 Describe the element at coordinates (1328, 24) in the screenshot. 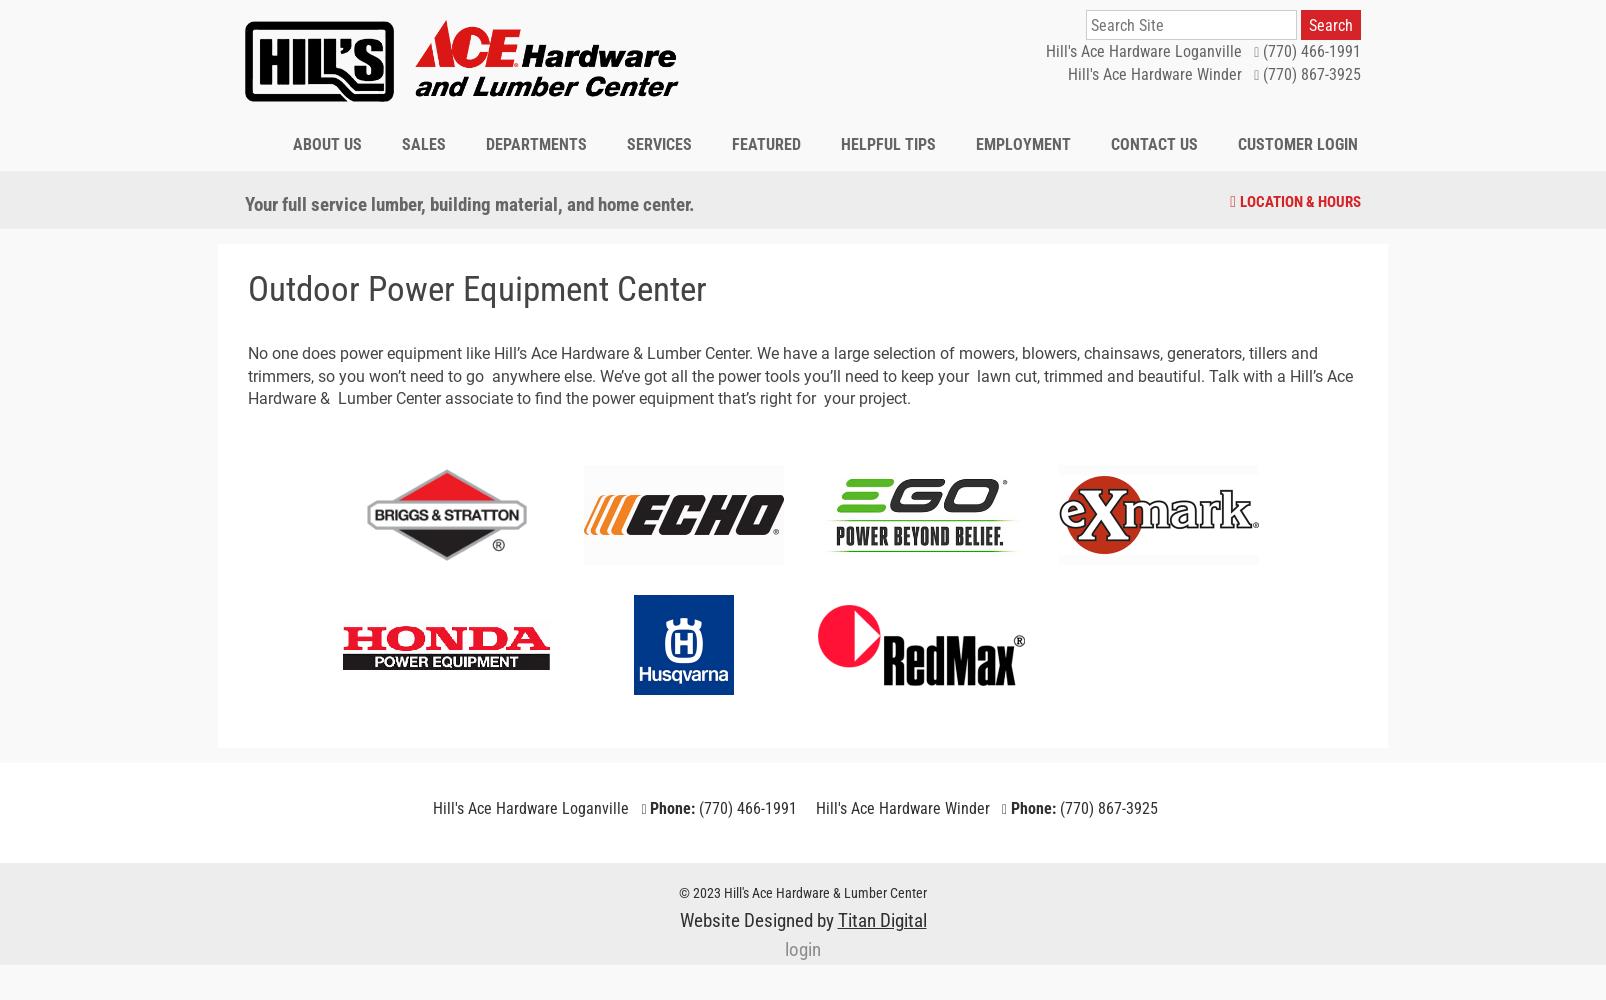

I see `'Search'` at that location.